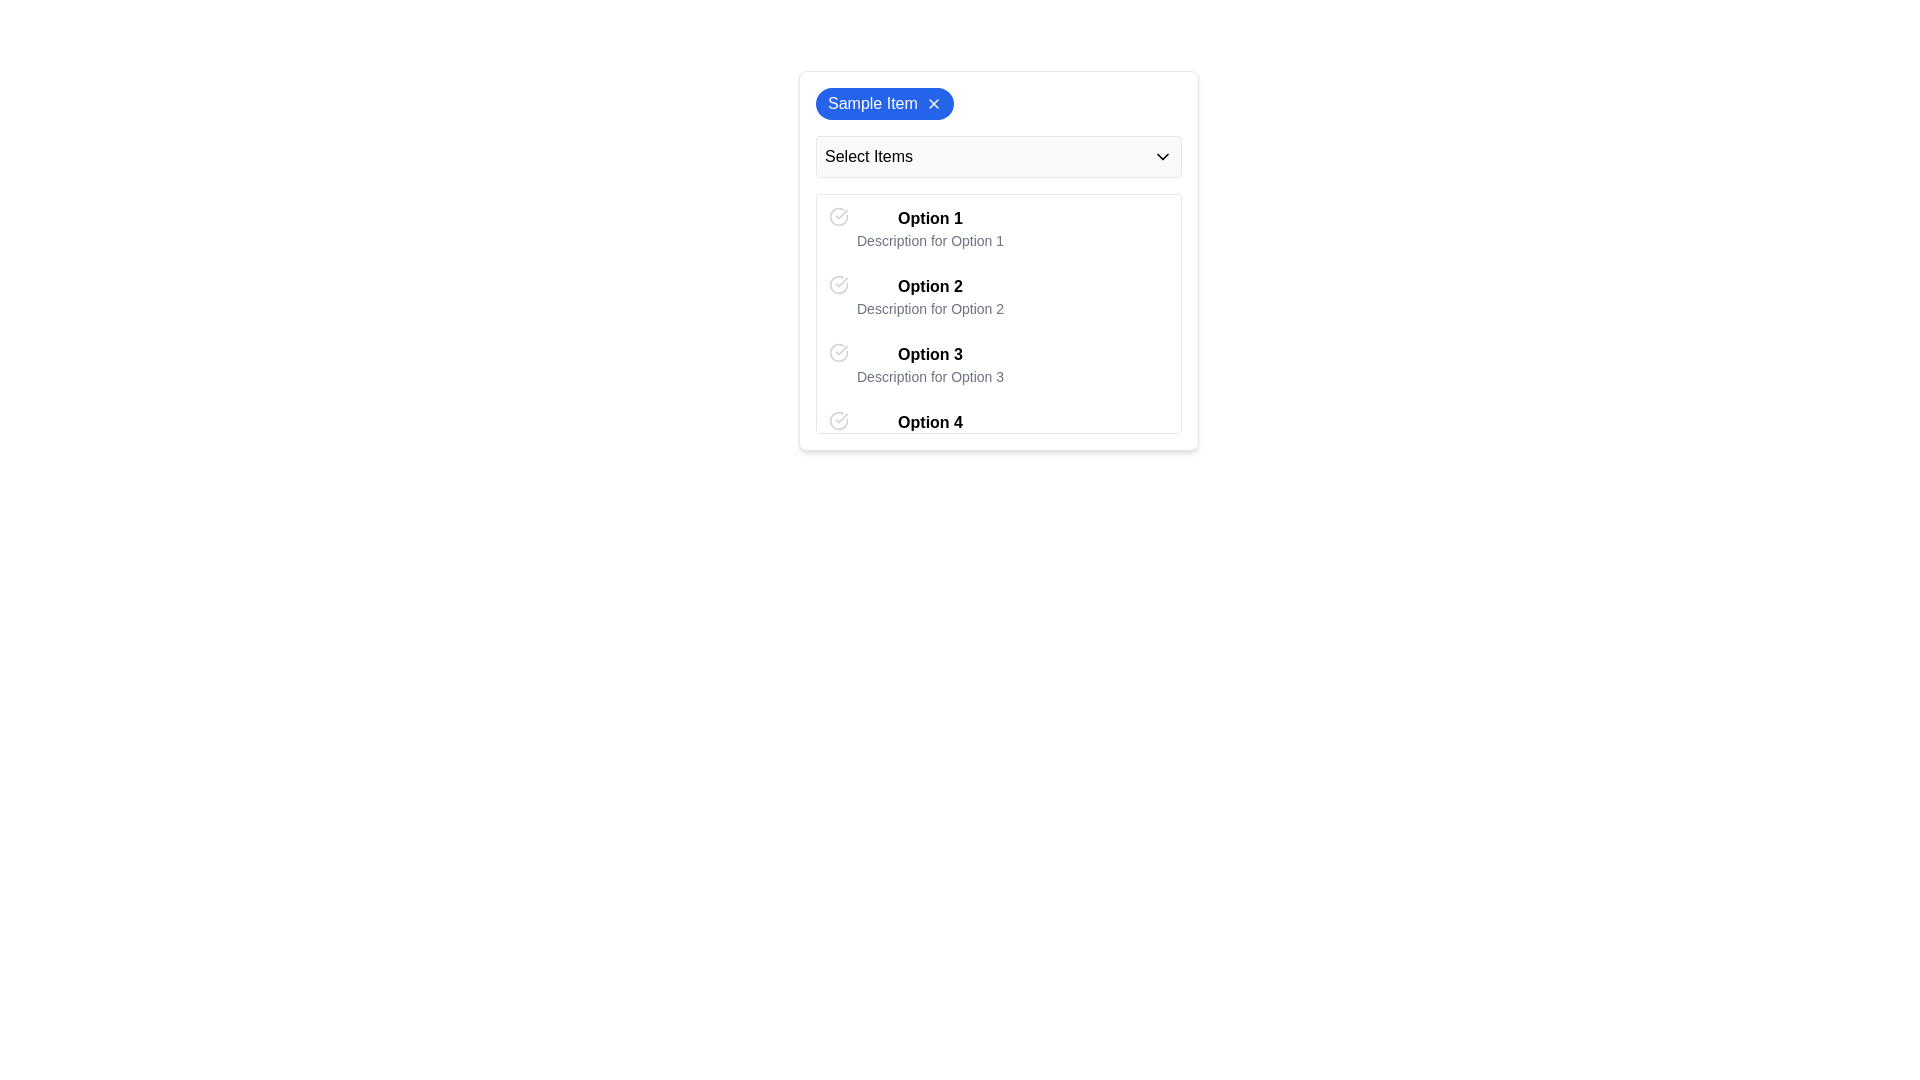  What do you see at coordinates (998, 365) in the screenshot?
I see `the interactive list item labeled 'Option 3'` at bounding box center [998, 365].